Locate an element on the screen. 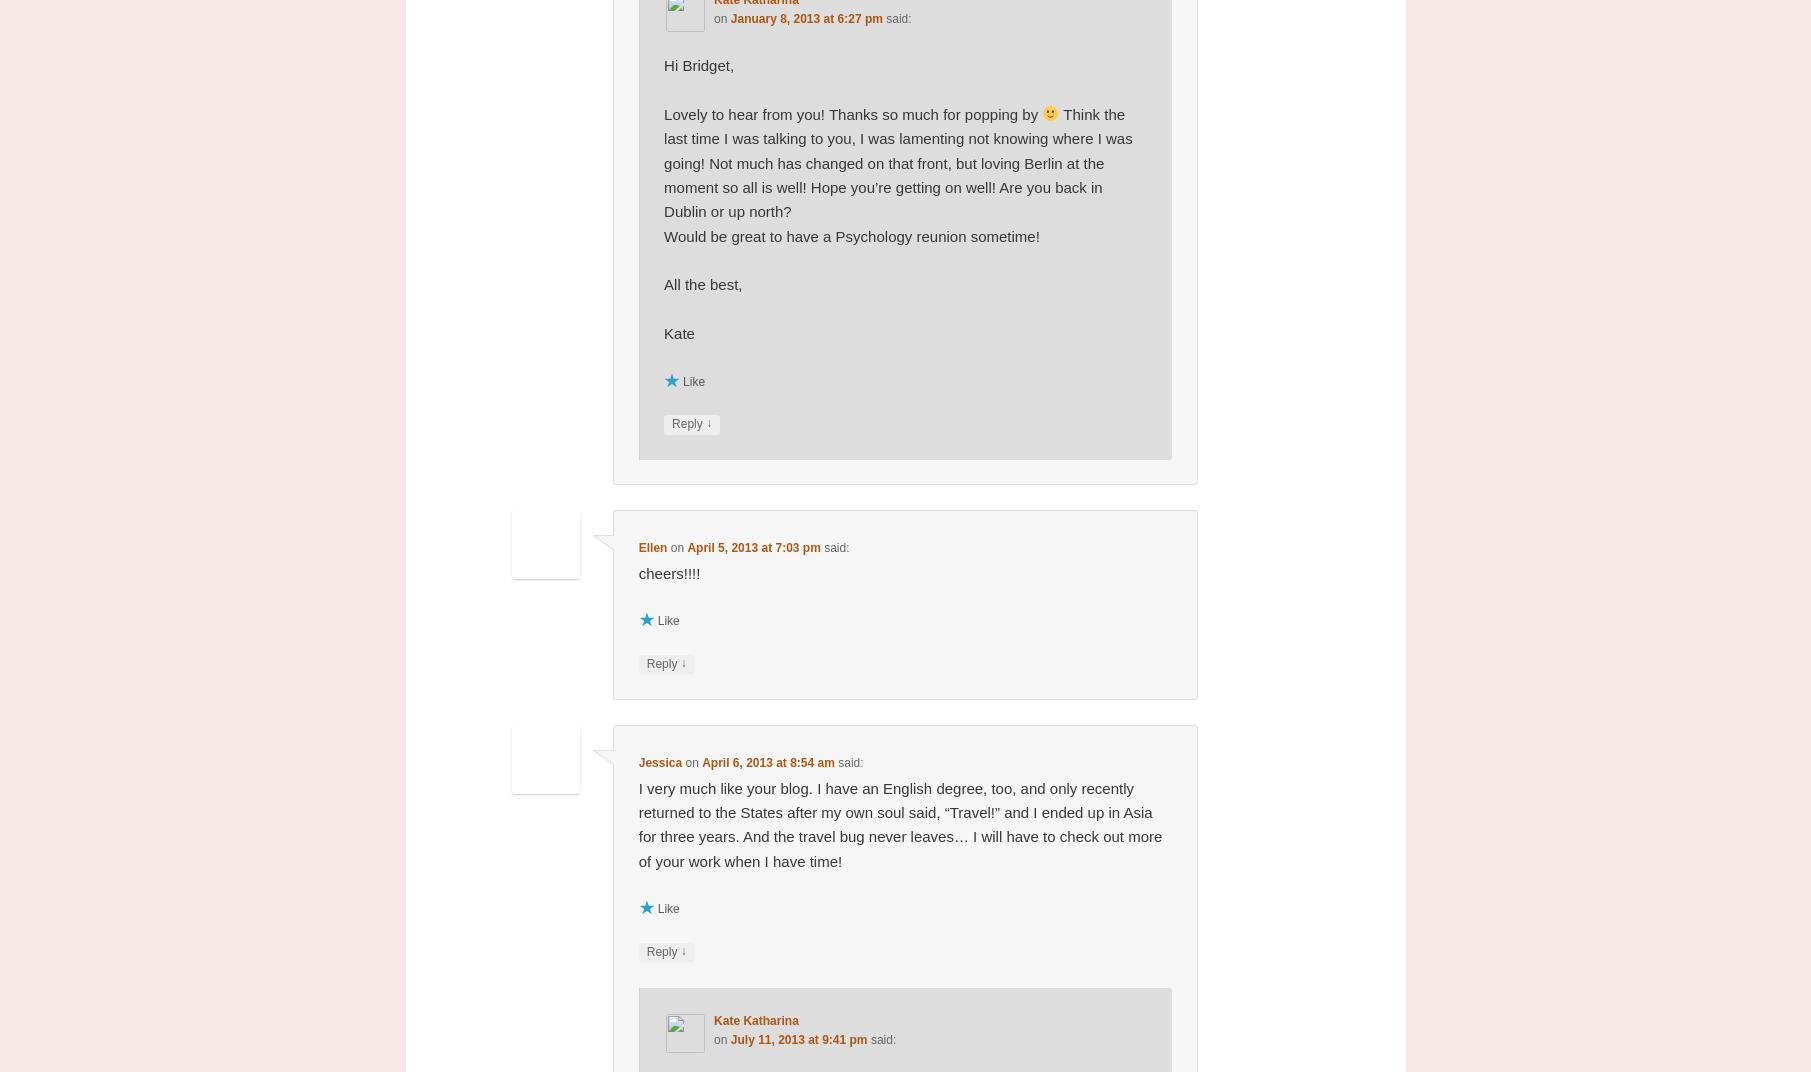  'January 8, 2013 at 6:27 pm' is located at coordinates (806, 17).